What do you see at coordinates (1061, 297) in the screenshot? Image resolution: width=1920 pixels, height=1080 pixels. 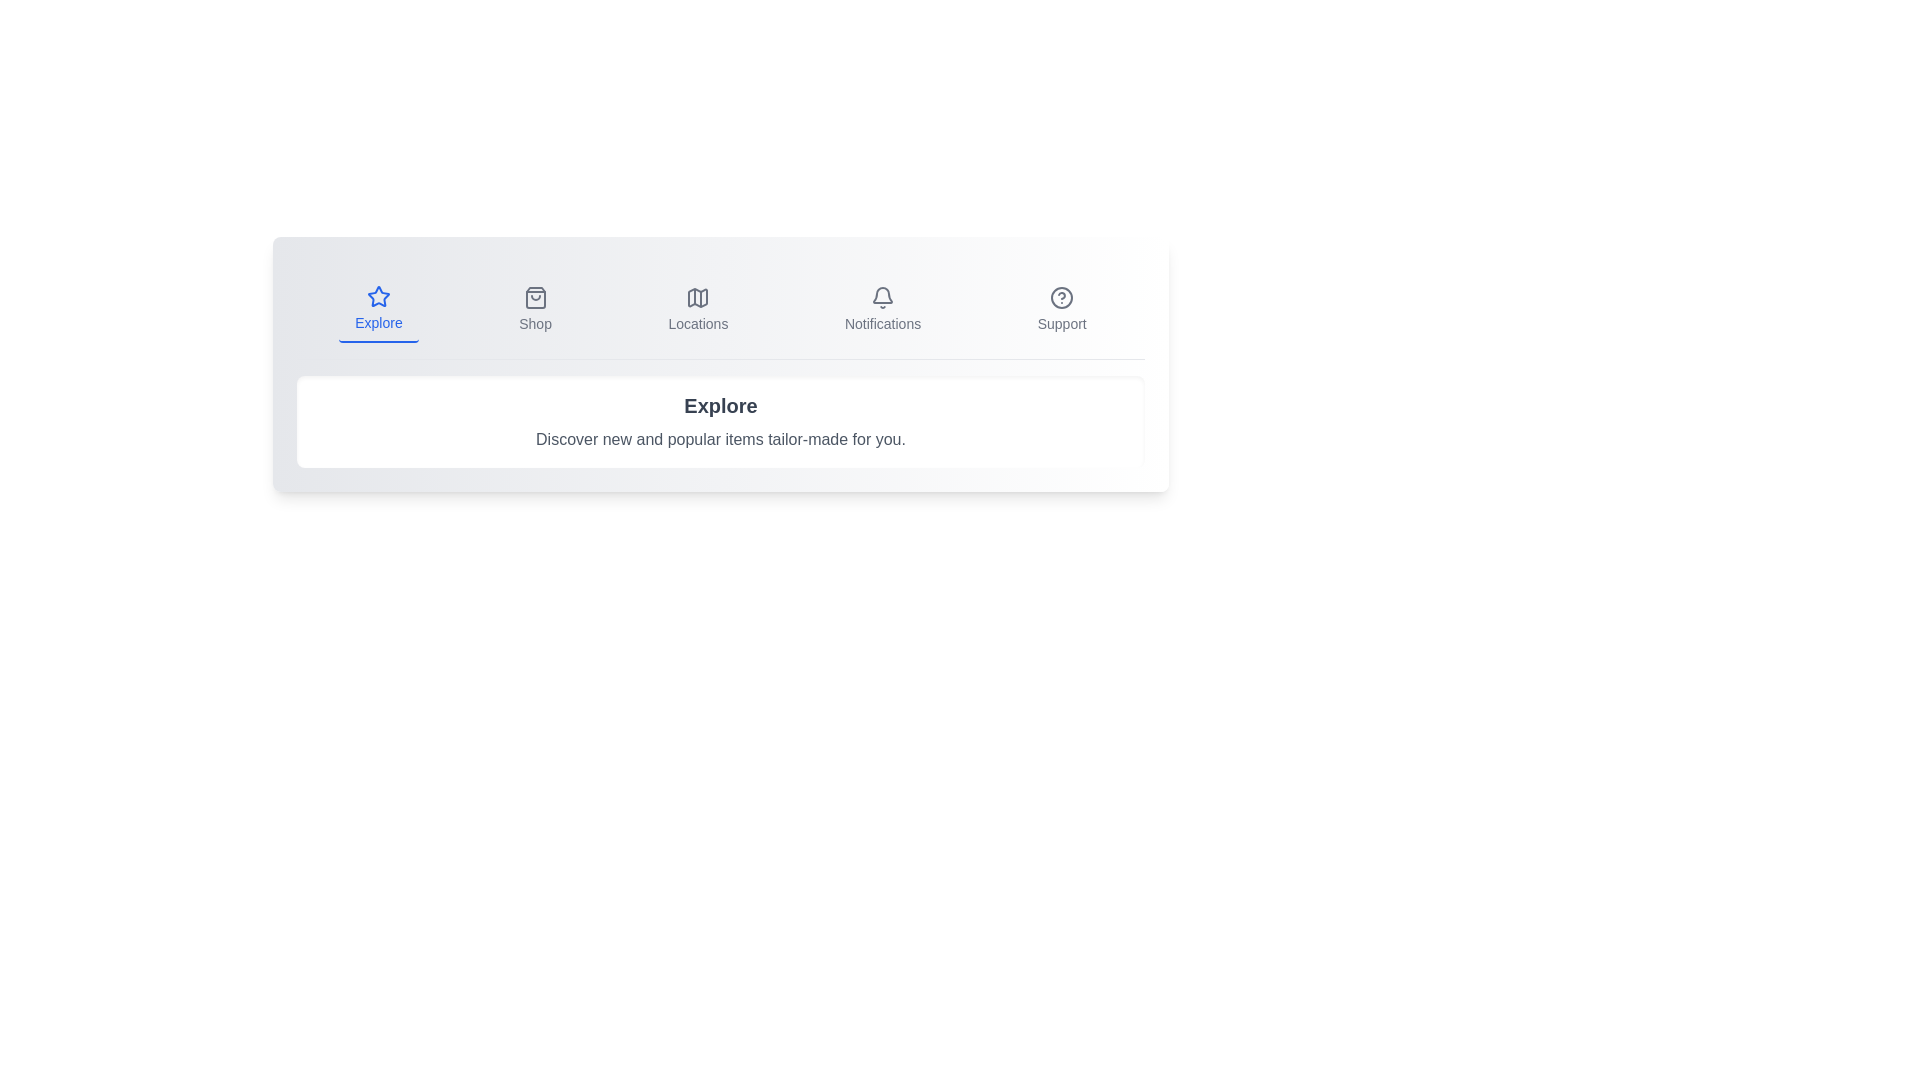 I see `the help or support icon located at the top-right corner of the menu bar, just above the 'Support' label` at bounding box center [1061, 297].